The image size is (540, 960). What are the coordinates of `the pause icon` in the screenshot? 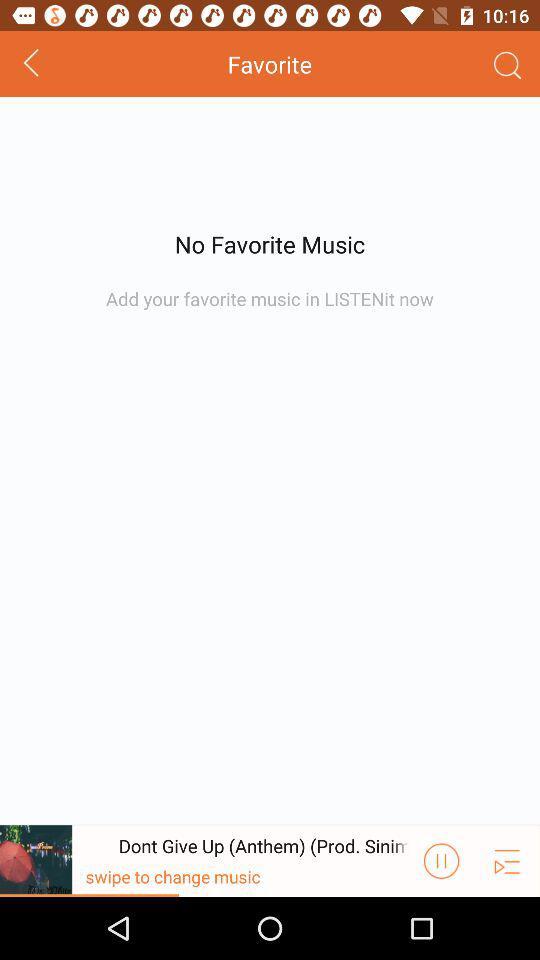 It's located at (441, 921).